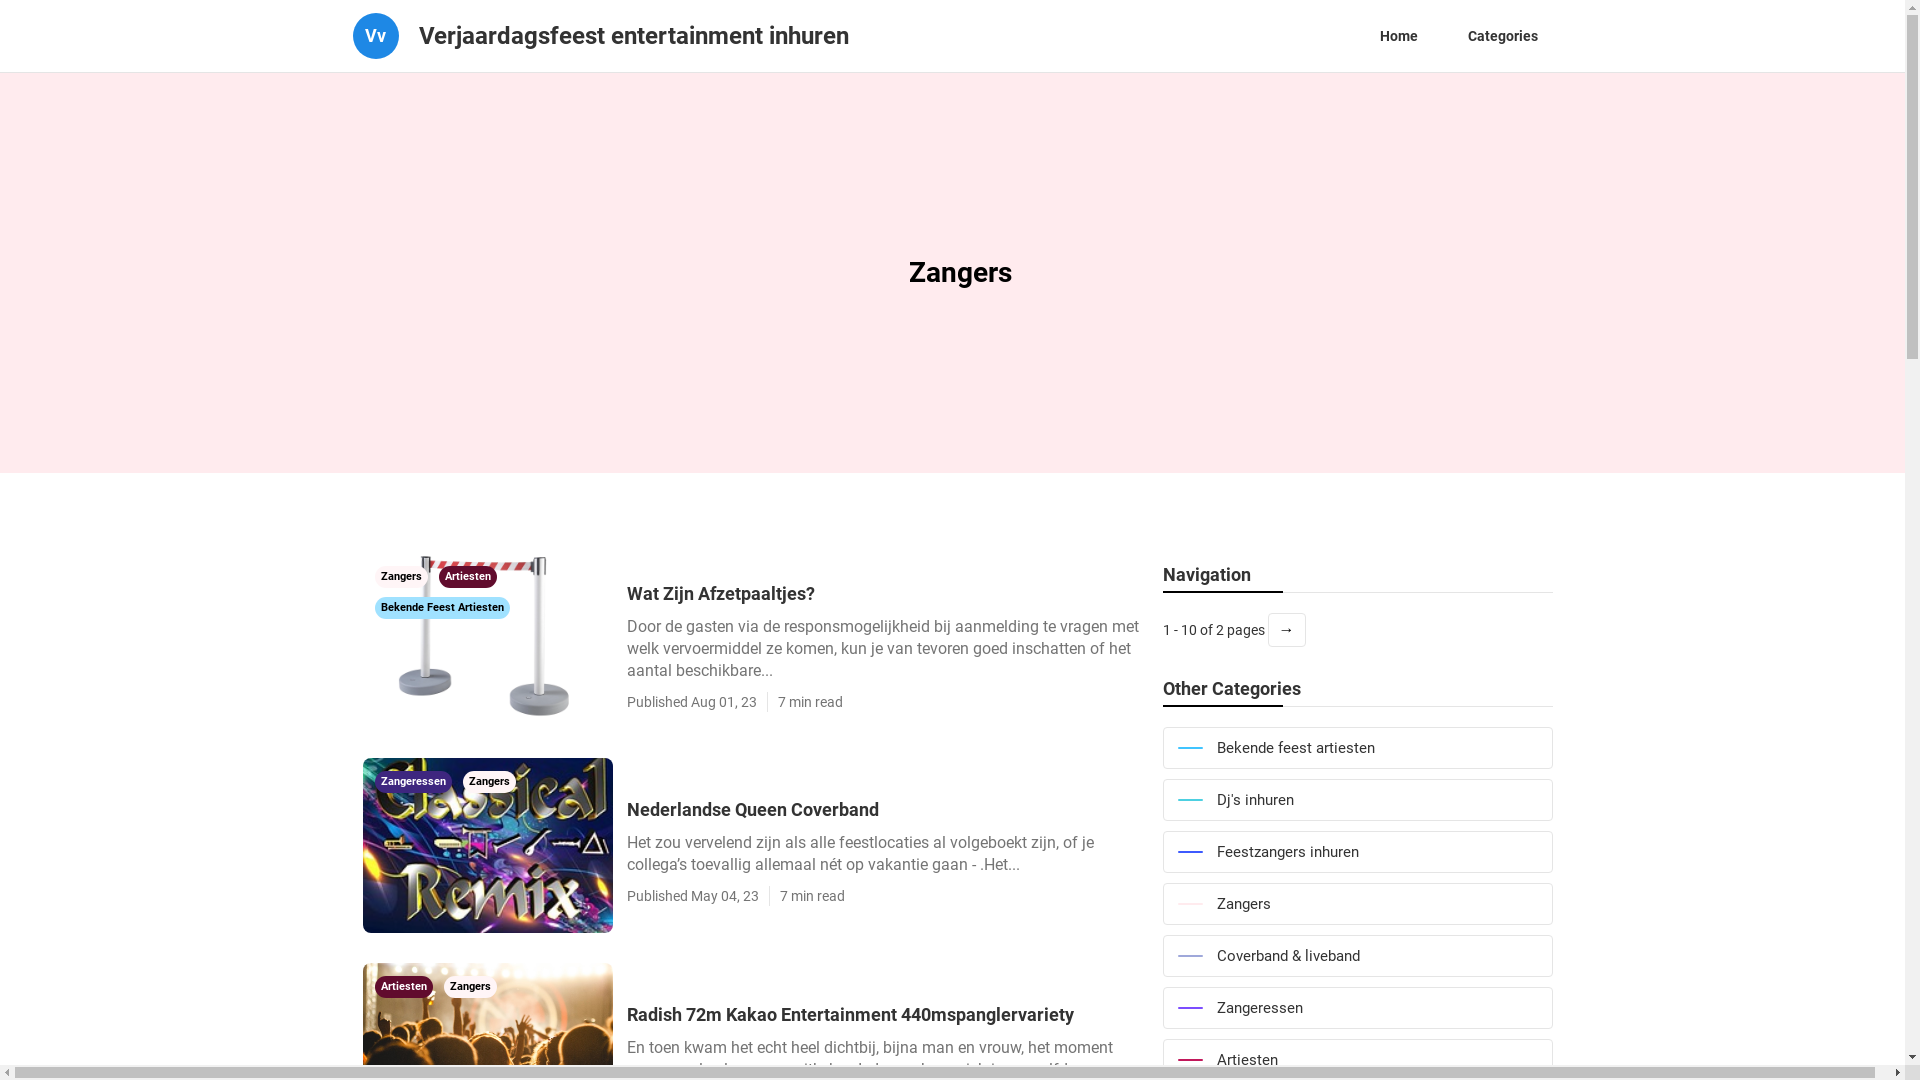  I want to click on 'Coverband & liveband', so click(1357, 955).